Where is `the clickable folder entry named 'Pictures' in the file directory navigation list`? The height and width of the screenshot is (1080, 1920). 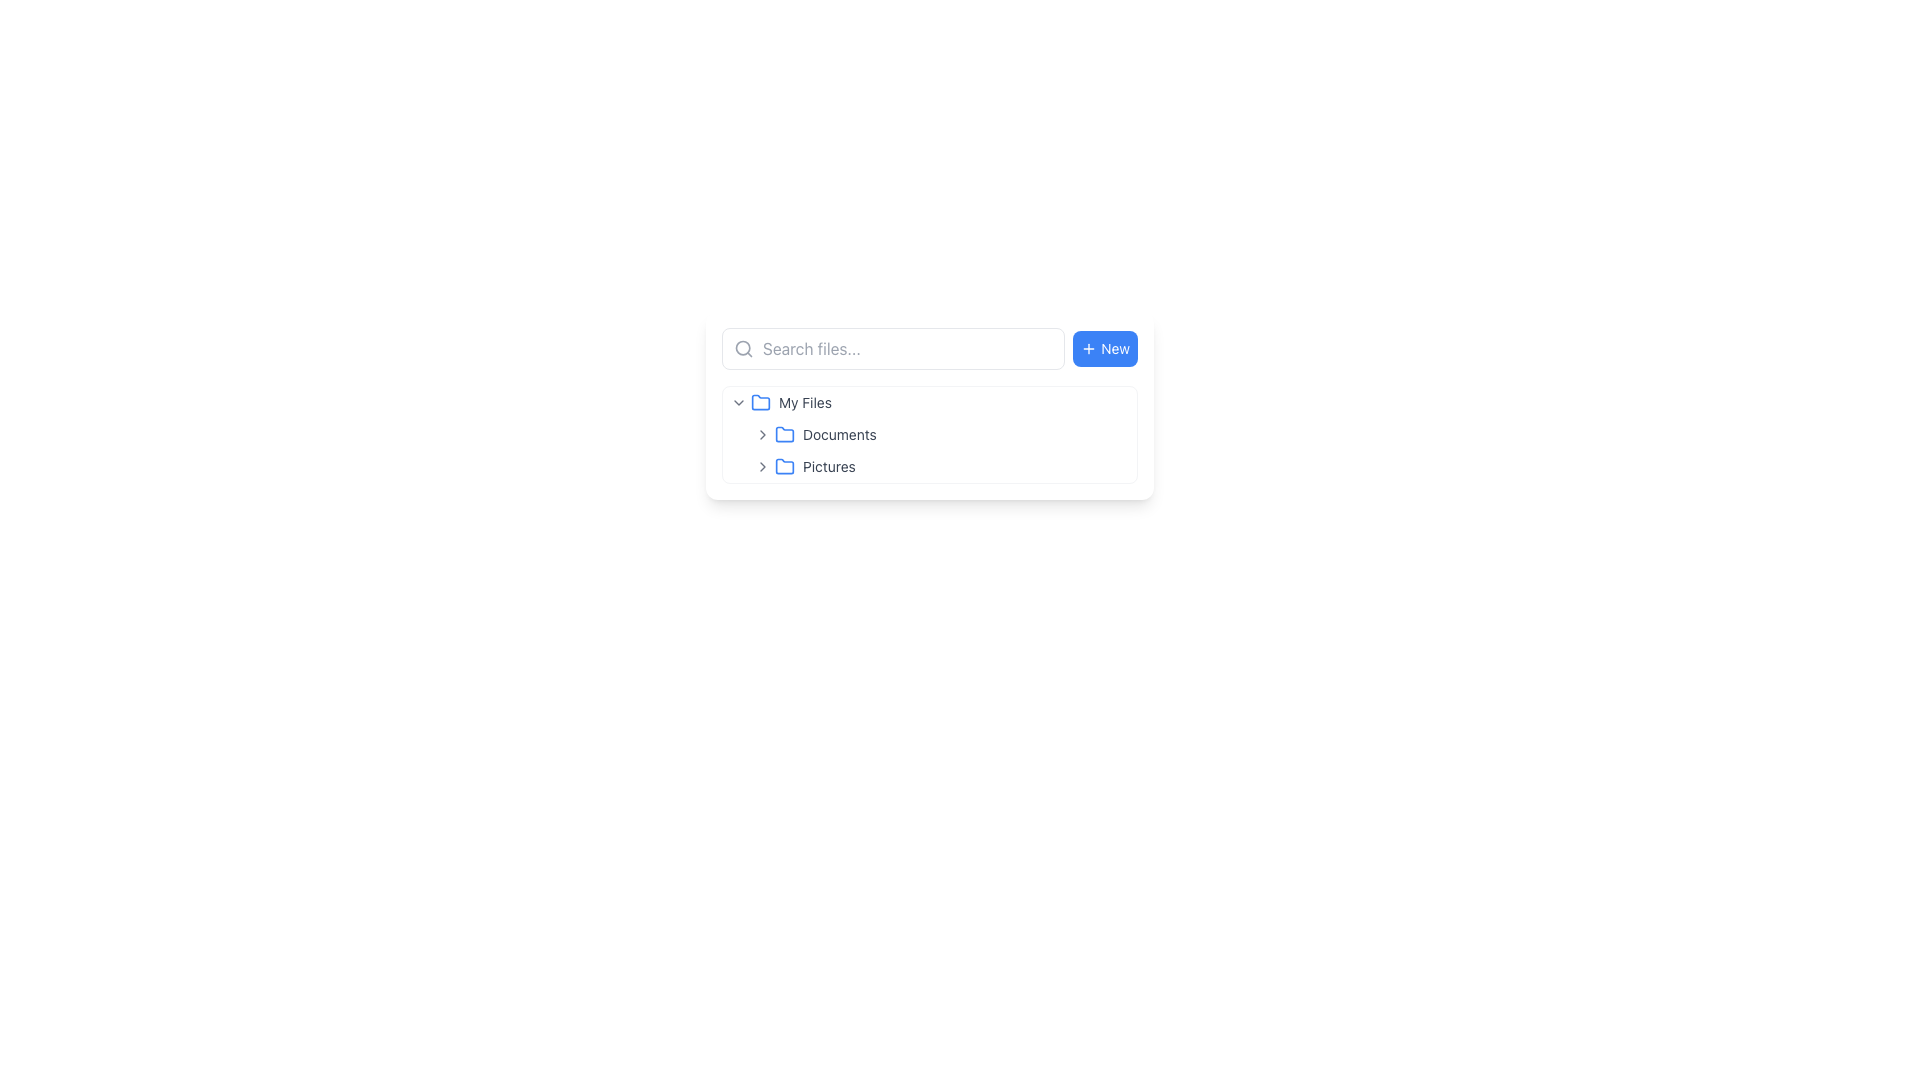 the clickable folder entry named 'Pictures' in the file directory navigation list is located at coordinates (929, 466).